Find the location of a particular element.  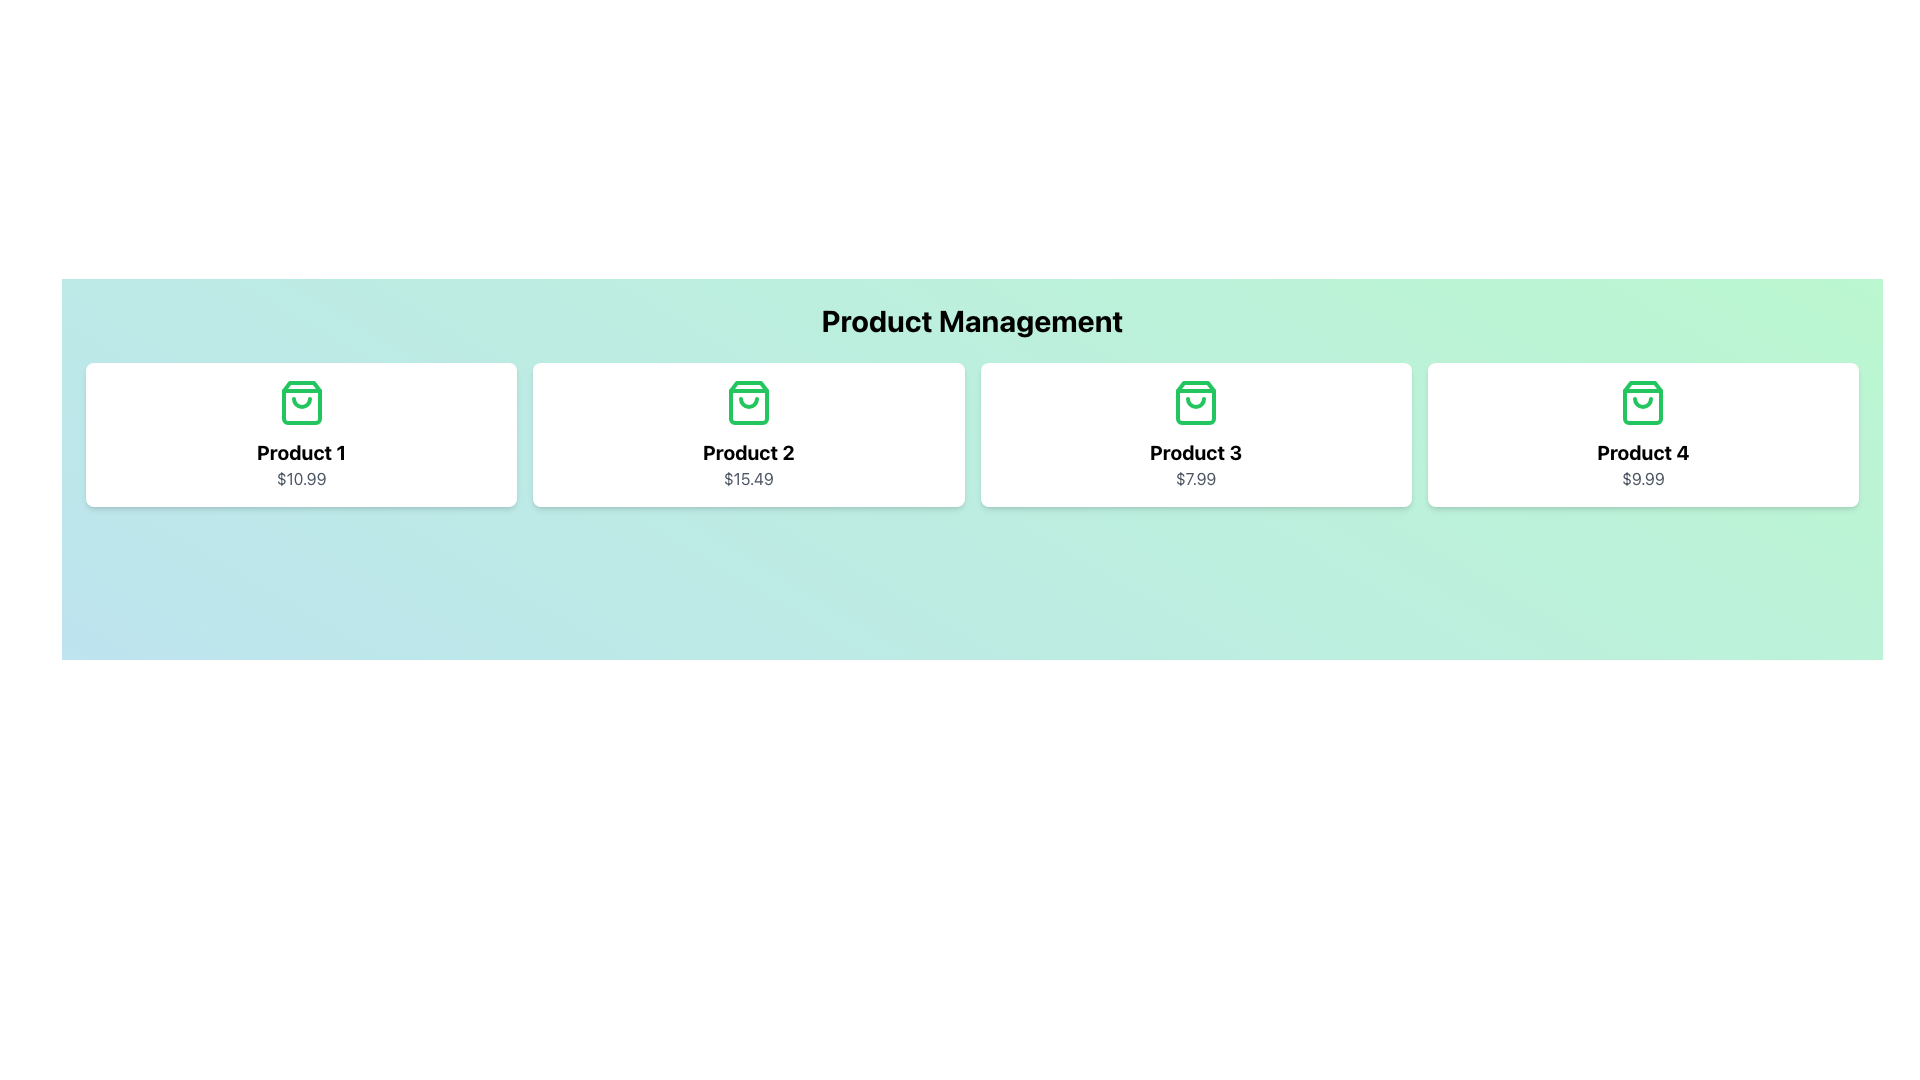

green bag icon located at the top center of the first card labeled 'Product 1' is located at coordinates (300, 402).